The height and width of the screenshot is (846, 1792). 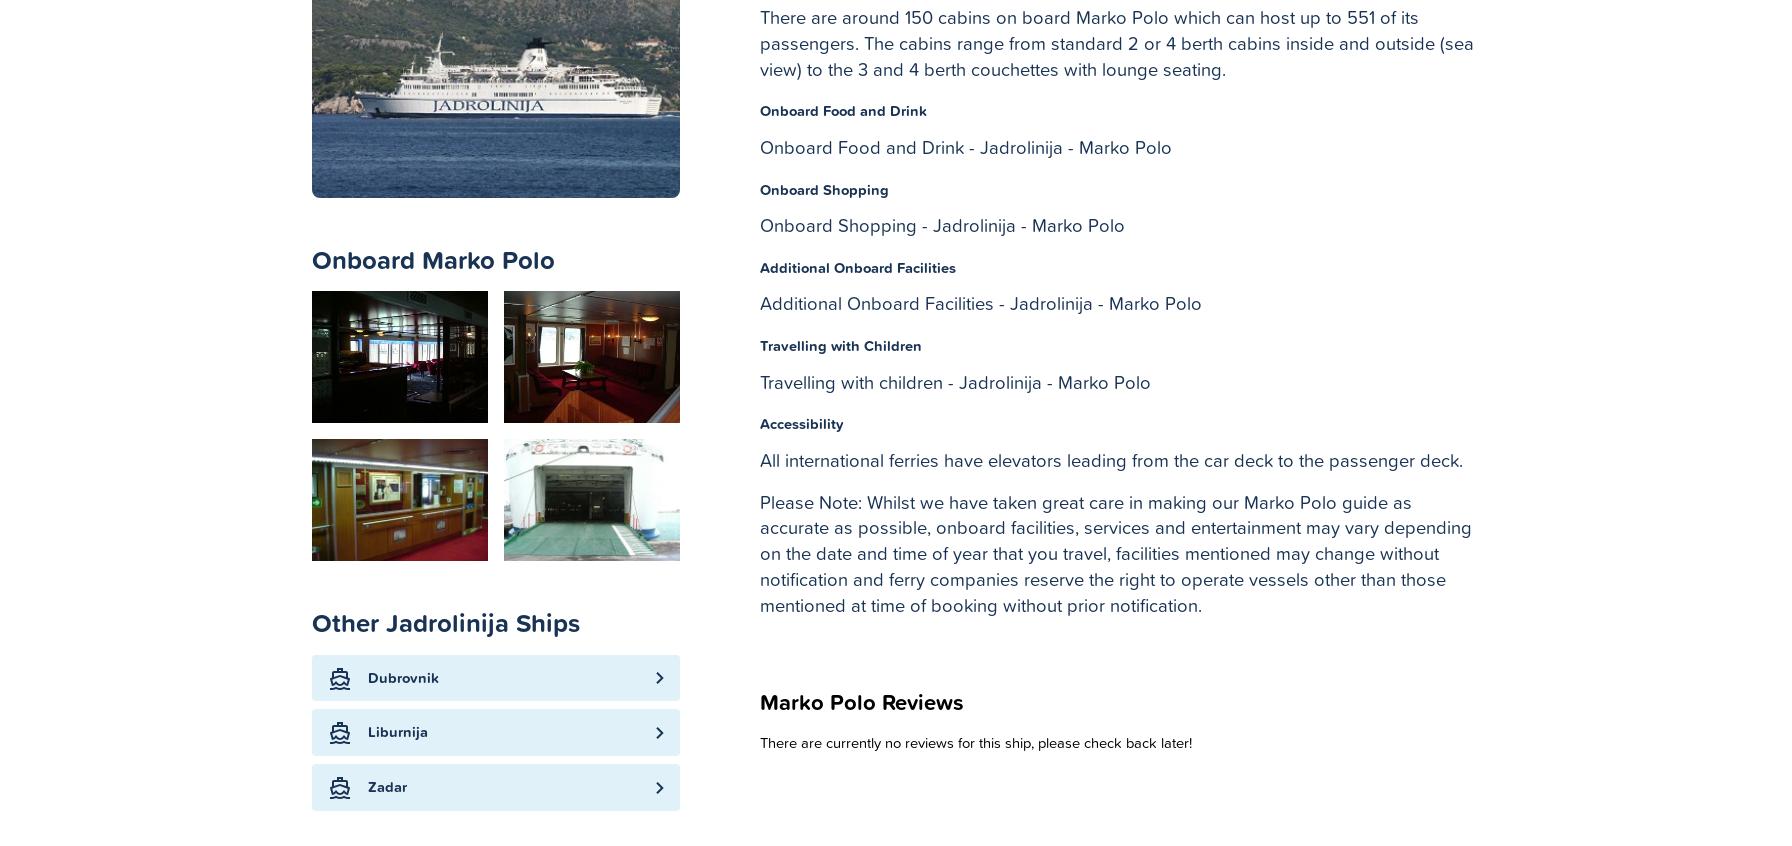 What do you see at coordinates (398, 730) in the screenshot?
I see `'Liburnija'` at bounding box center [398, 730].